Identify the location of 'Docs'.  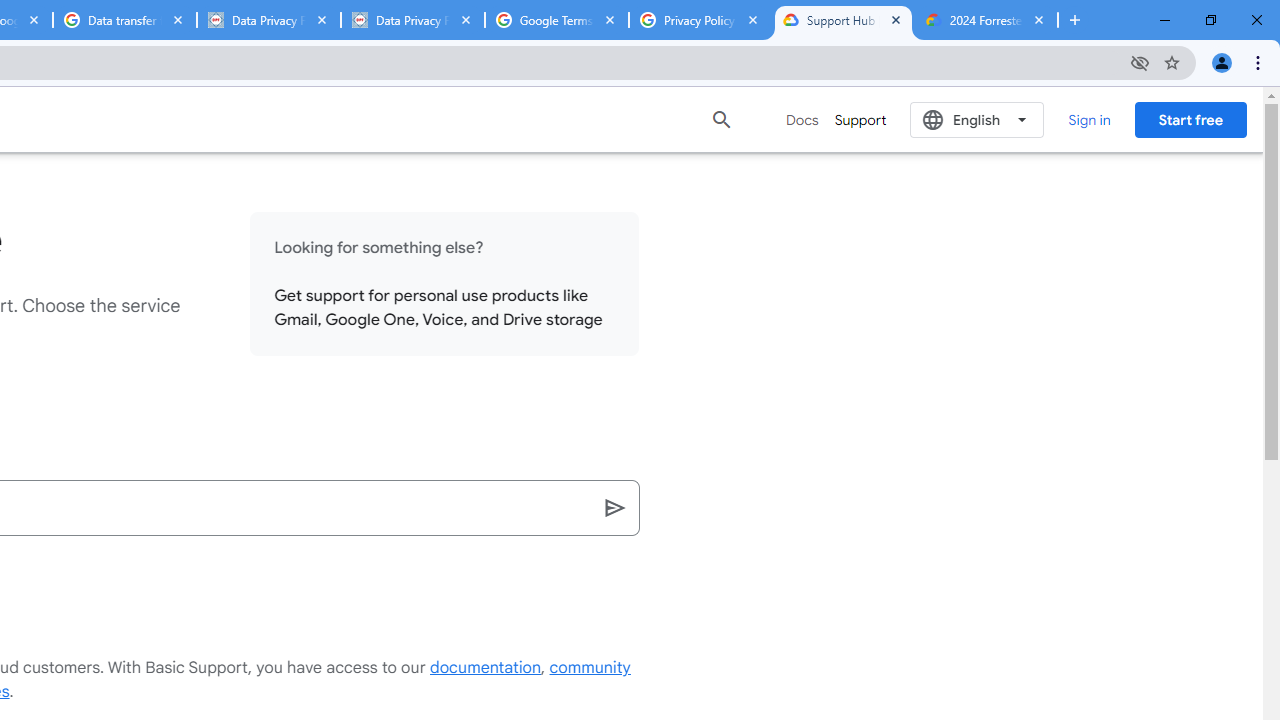
(802, 119).